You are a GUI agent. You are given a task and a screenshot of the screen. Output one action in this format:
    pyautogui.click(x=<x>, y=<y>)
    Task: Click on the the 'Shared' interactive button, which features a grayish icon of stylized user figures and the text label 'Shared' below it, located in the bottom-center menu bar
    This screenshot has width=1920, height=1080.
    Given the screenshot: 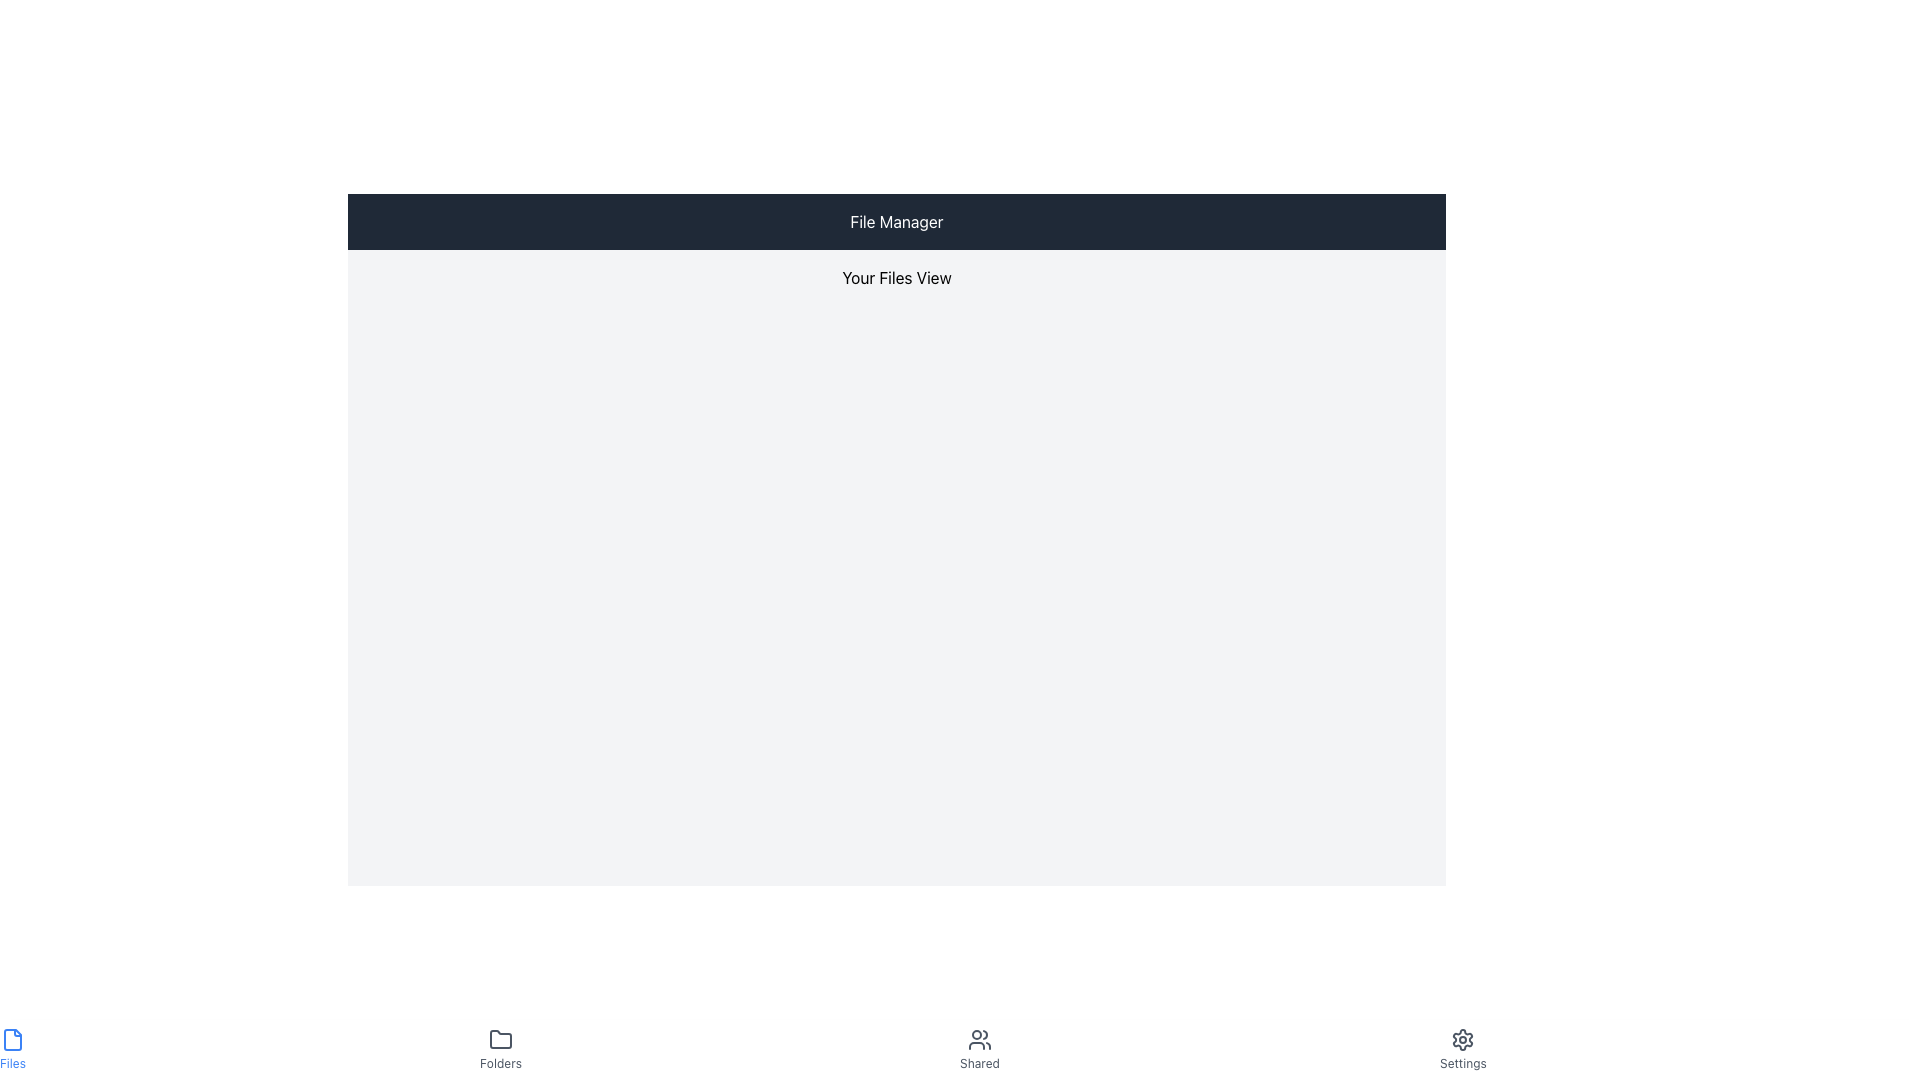 What is the action you would take?
    pyautogui.click(x=979, y=1048)
    